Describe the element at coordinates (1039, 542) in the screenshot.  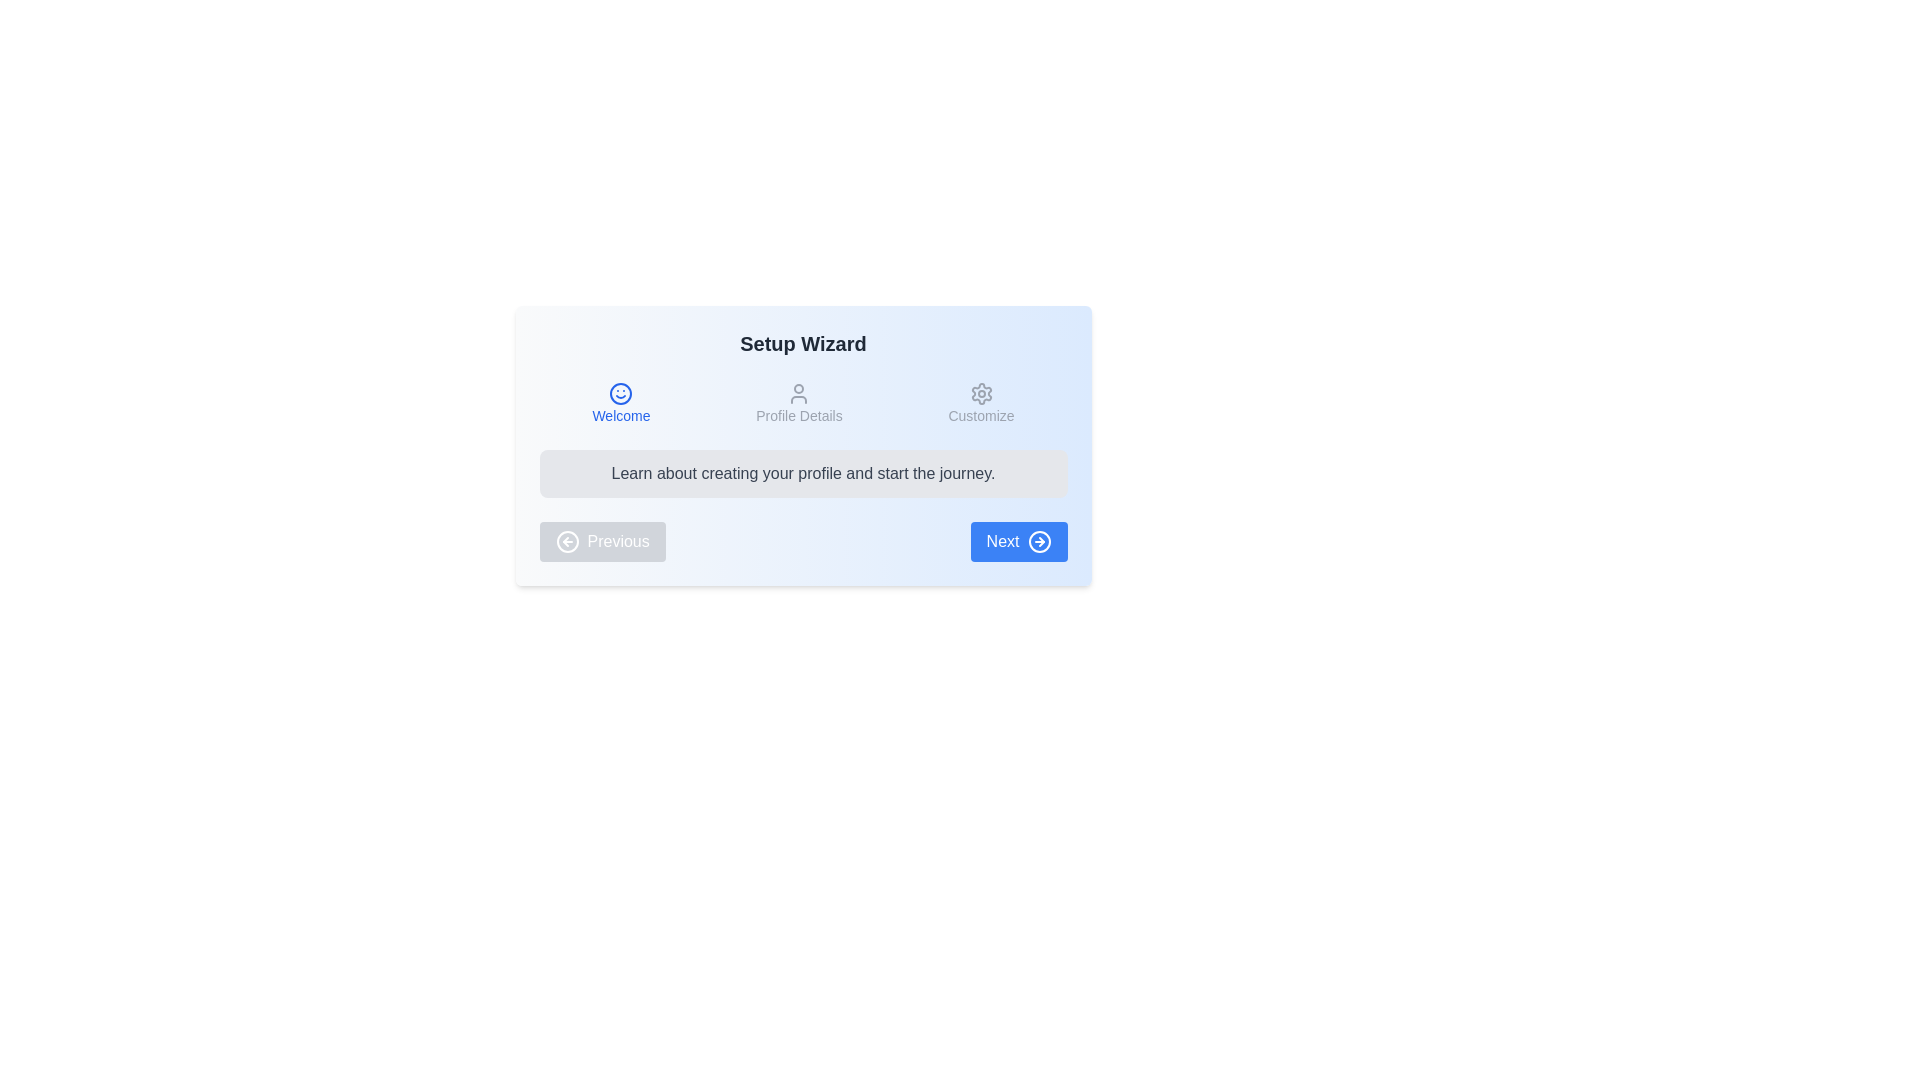
I see `the circular SVG element representing the background of the arrow icon within the 'Next' button located towards the lower right of the layout` at that location.